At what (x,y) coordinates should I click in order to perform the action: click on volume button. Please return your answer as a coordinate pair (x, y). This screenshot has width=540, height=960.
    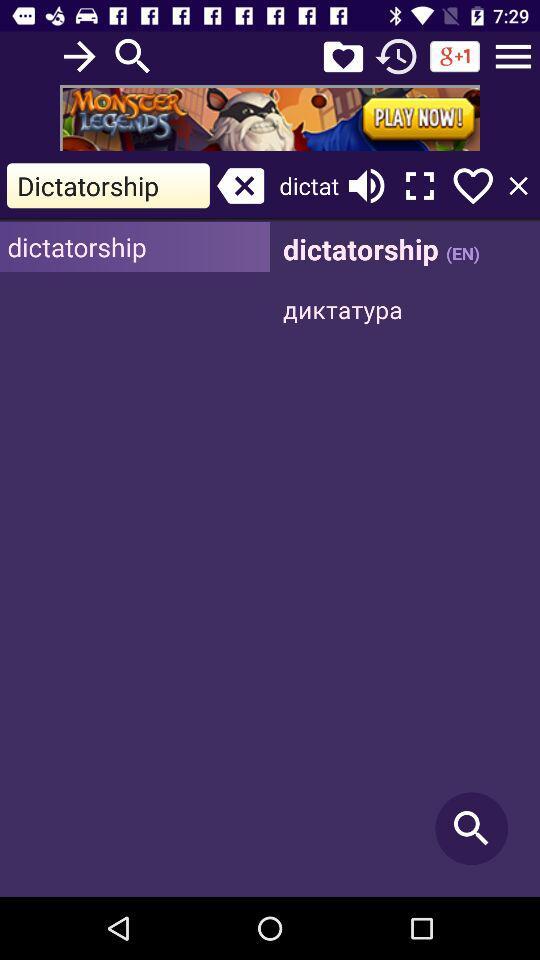
    Looking at the image, I should click on (365, 185).